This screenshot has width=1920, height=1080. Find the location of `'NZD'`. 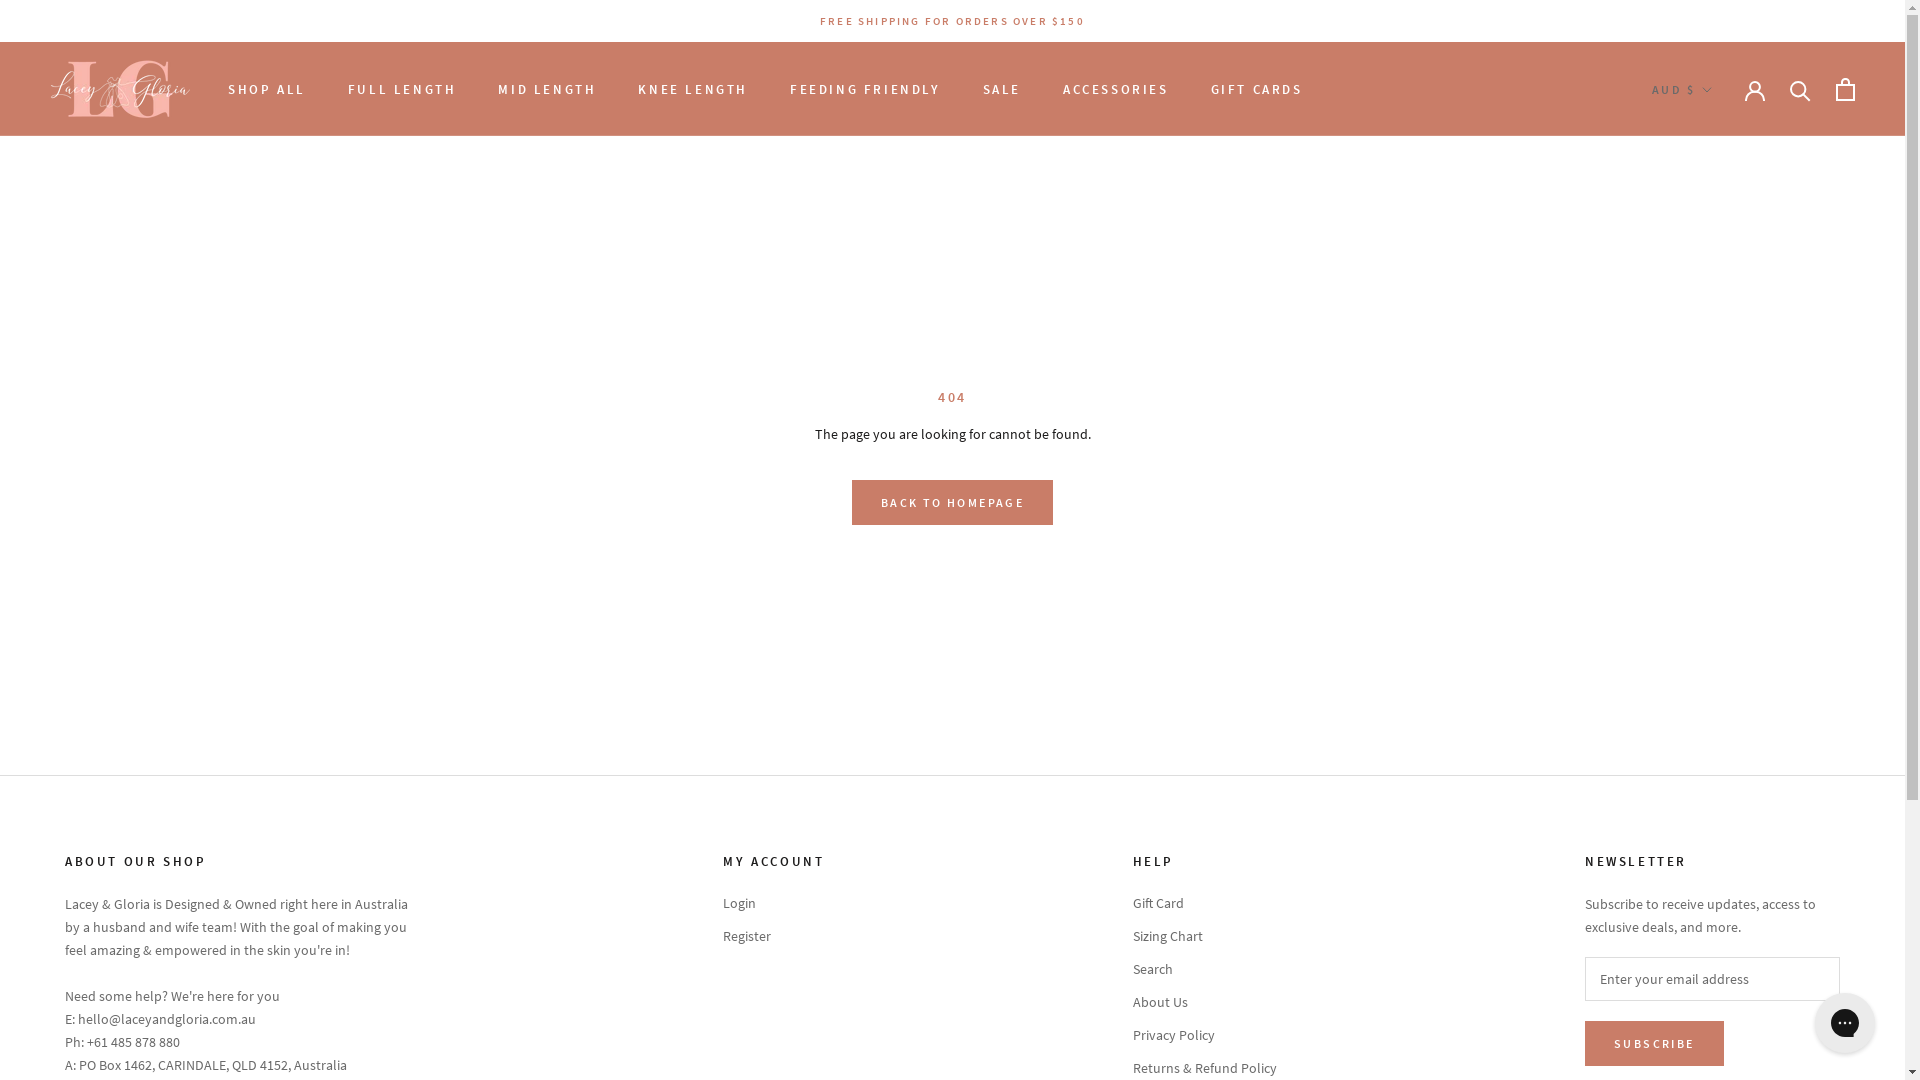

'NZD' is located at coordinates (1704, 253).